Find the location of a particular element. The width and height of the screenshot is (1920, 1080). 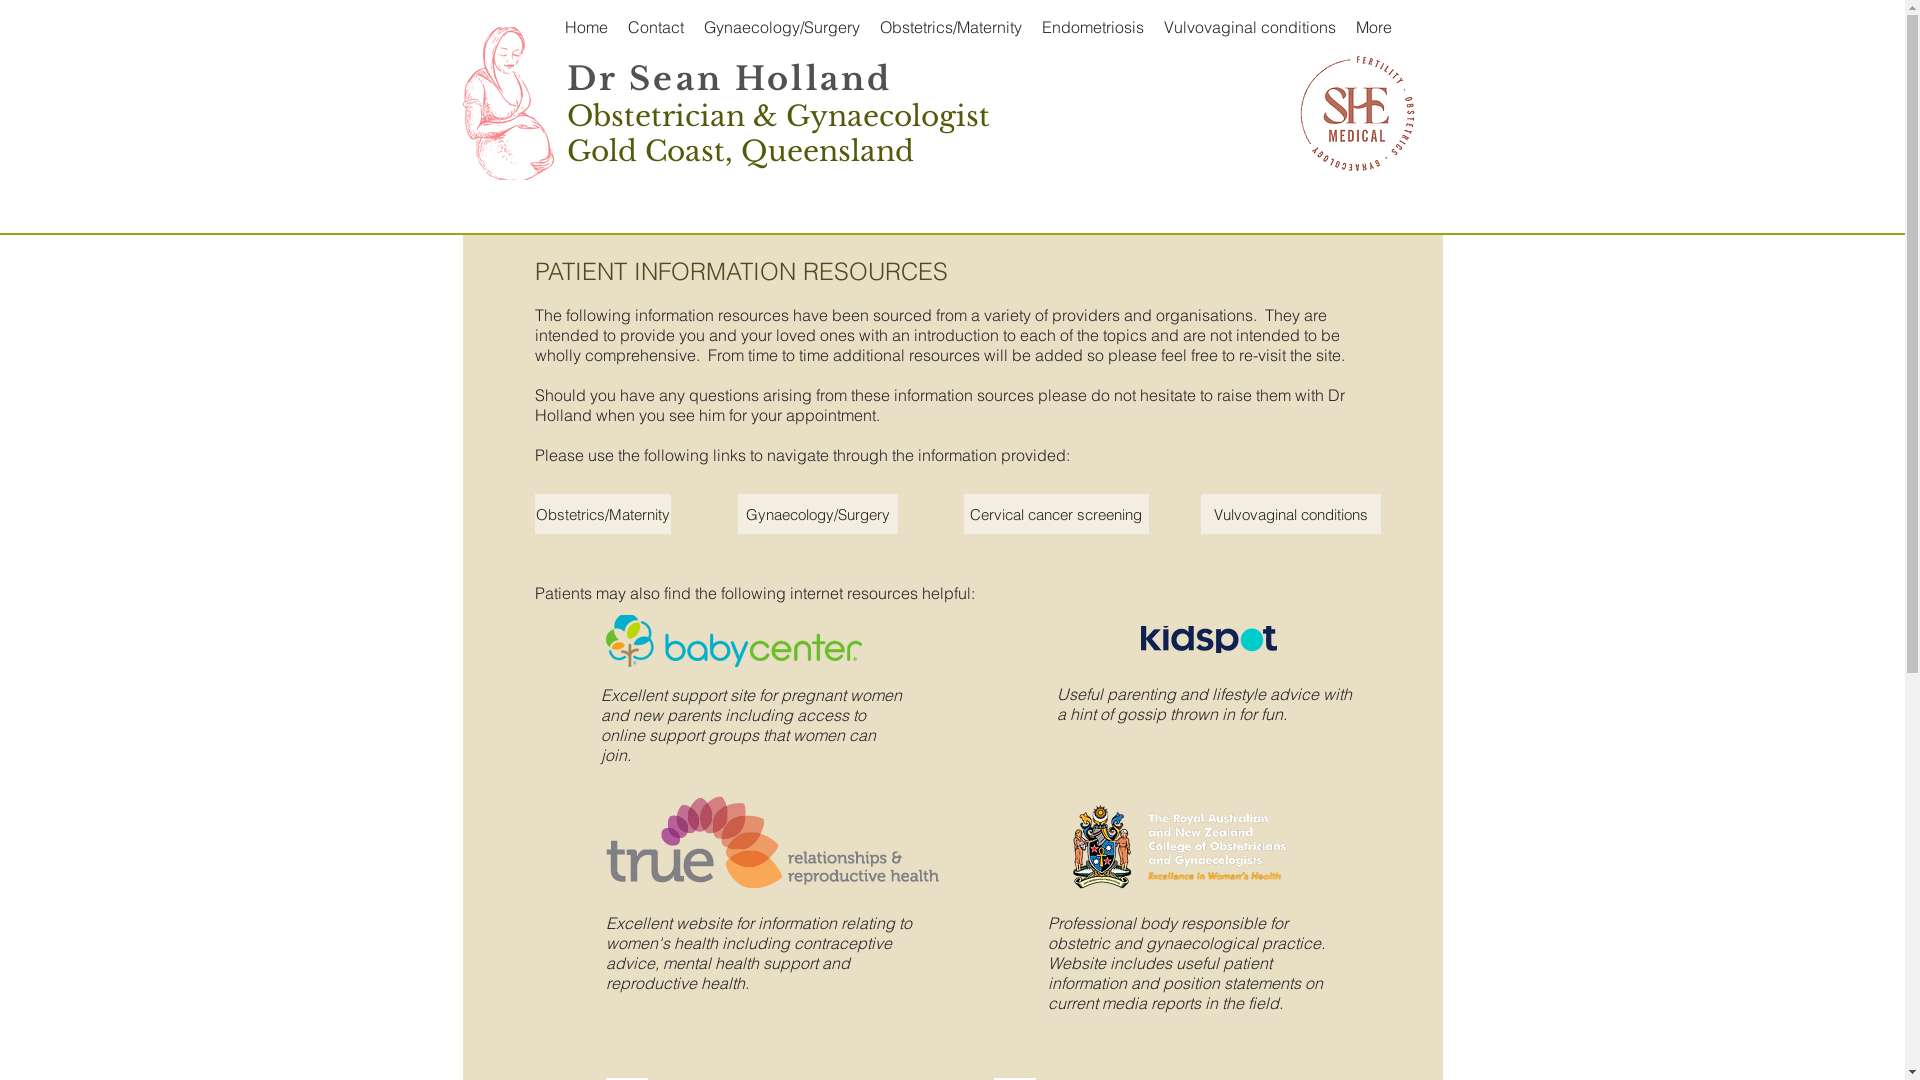

'Contact' is located at coordinates (656, 27).